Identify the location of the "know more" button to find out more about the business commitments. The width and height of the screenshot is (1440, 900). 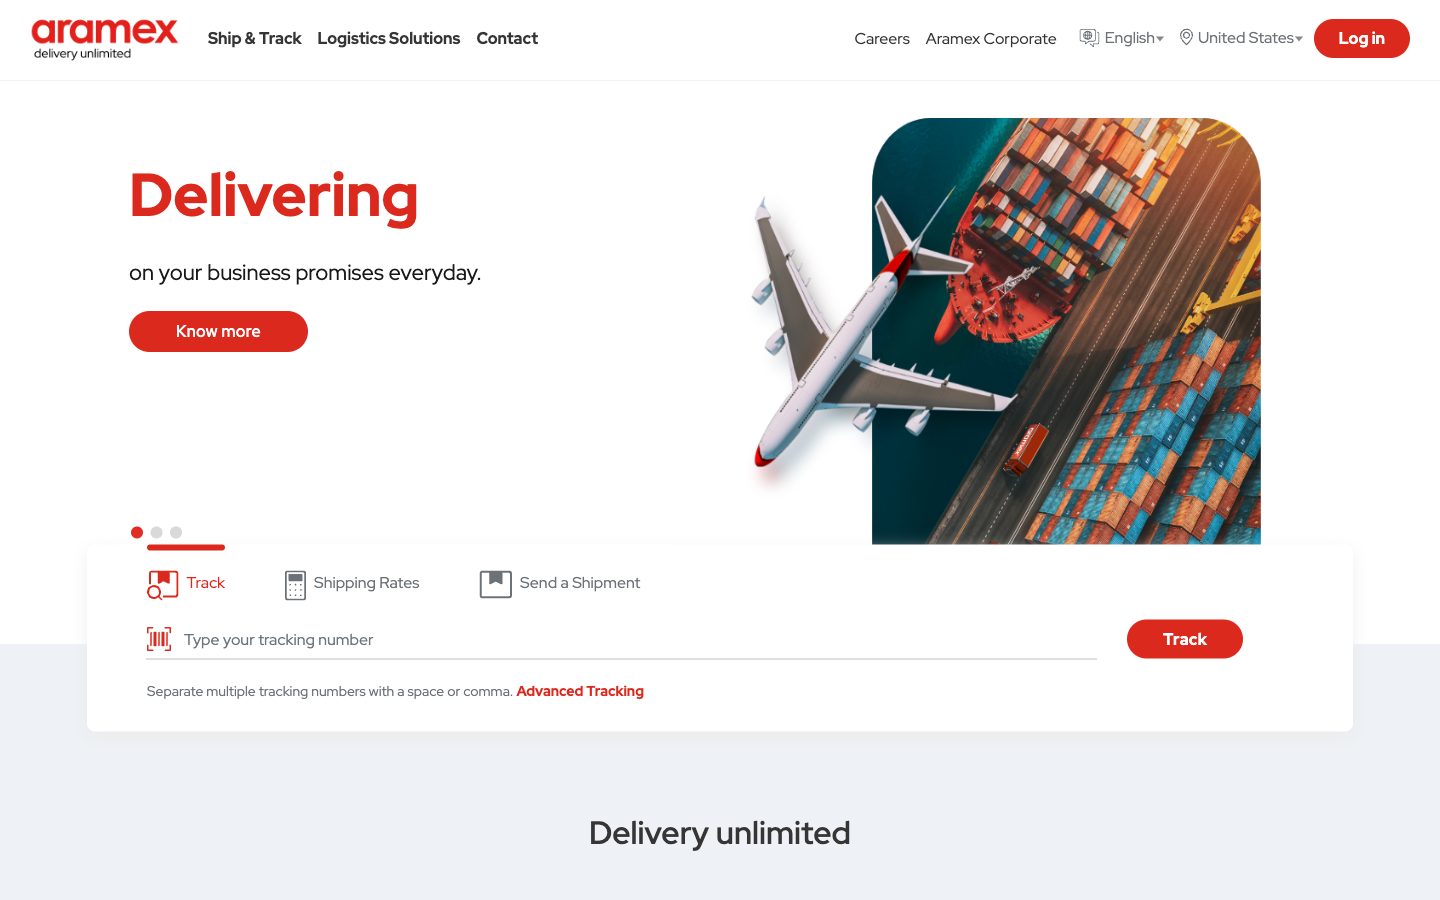
(218, 330).